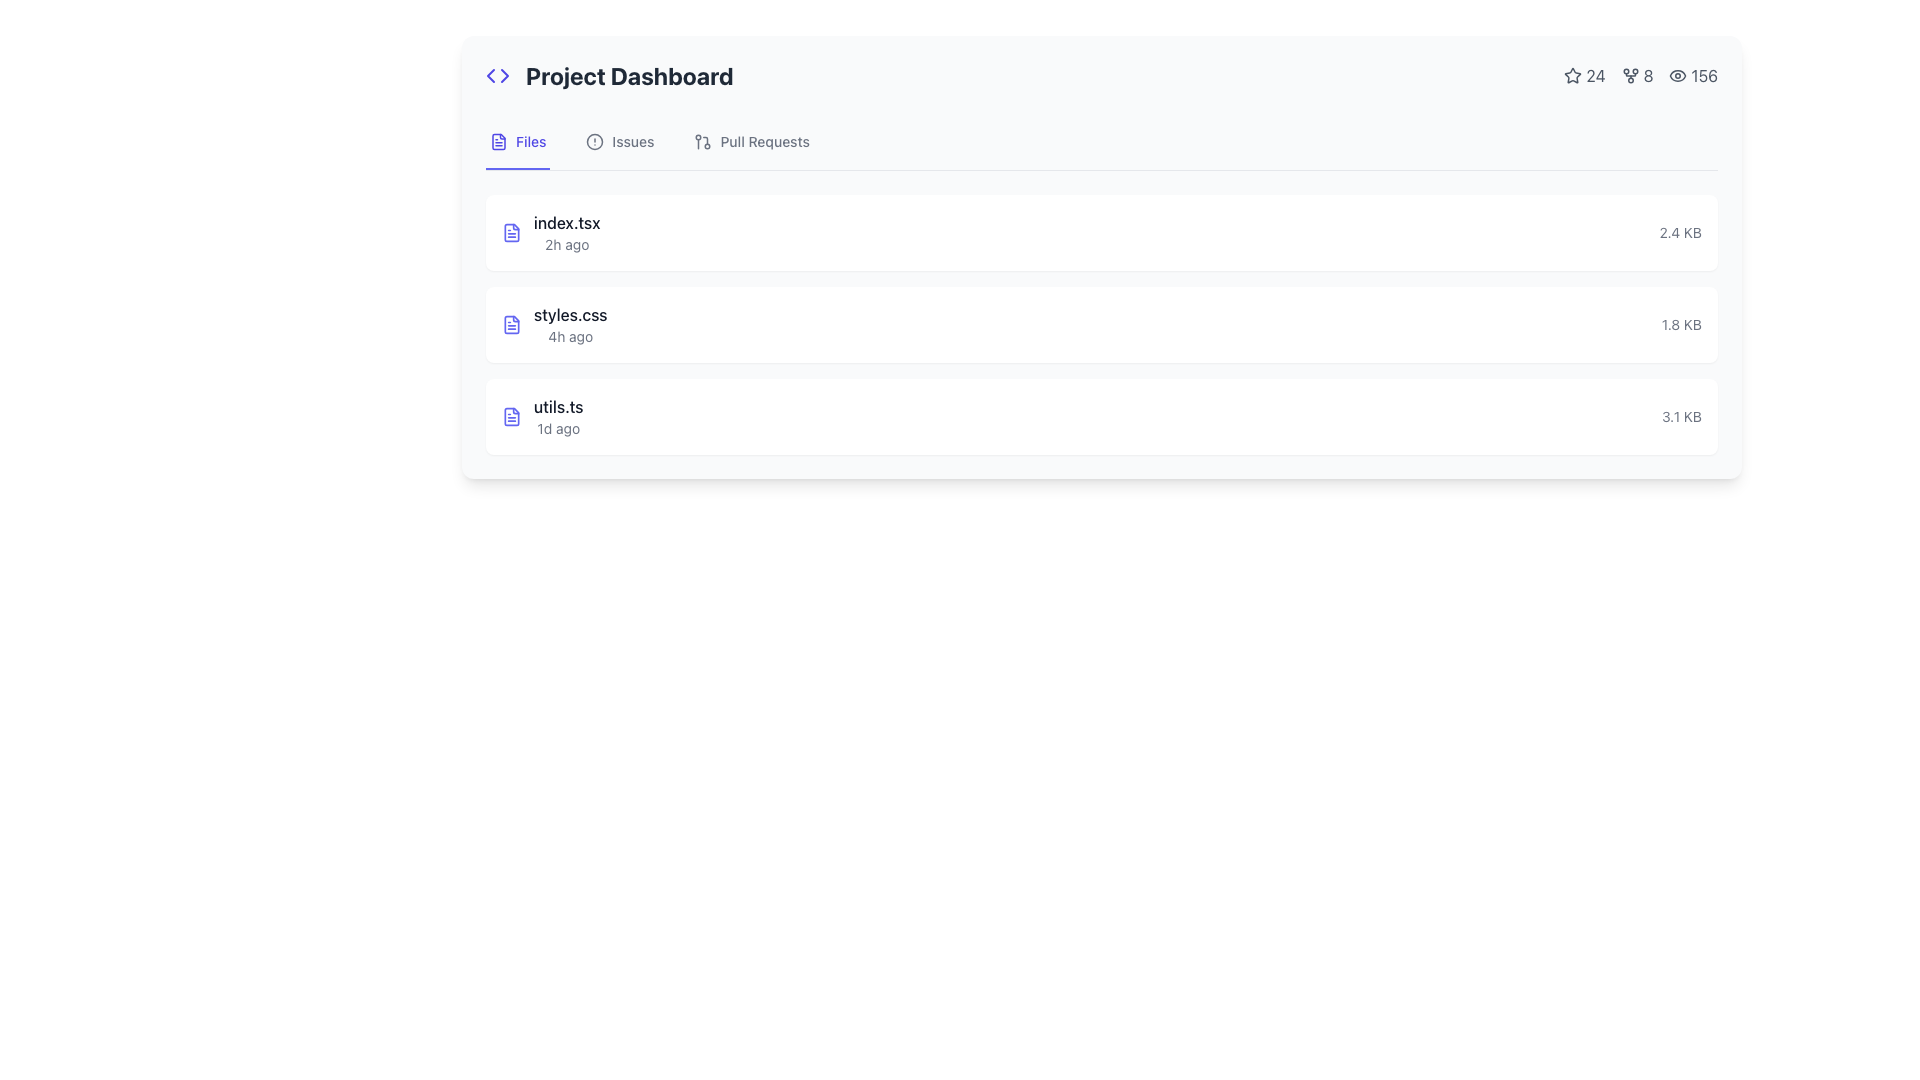  Describe the element at coordinates (558, 415) in the screenshot. I see `the file entry labeled 'utils.ts', which is the third item in the vertically aligned list under the 'Files' tab, located below 'styles.css (4h ago)'` at that location.